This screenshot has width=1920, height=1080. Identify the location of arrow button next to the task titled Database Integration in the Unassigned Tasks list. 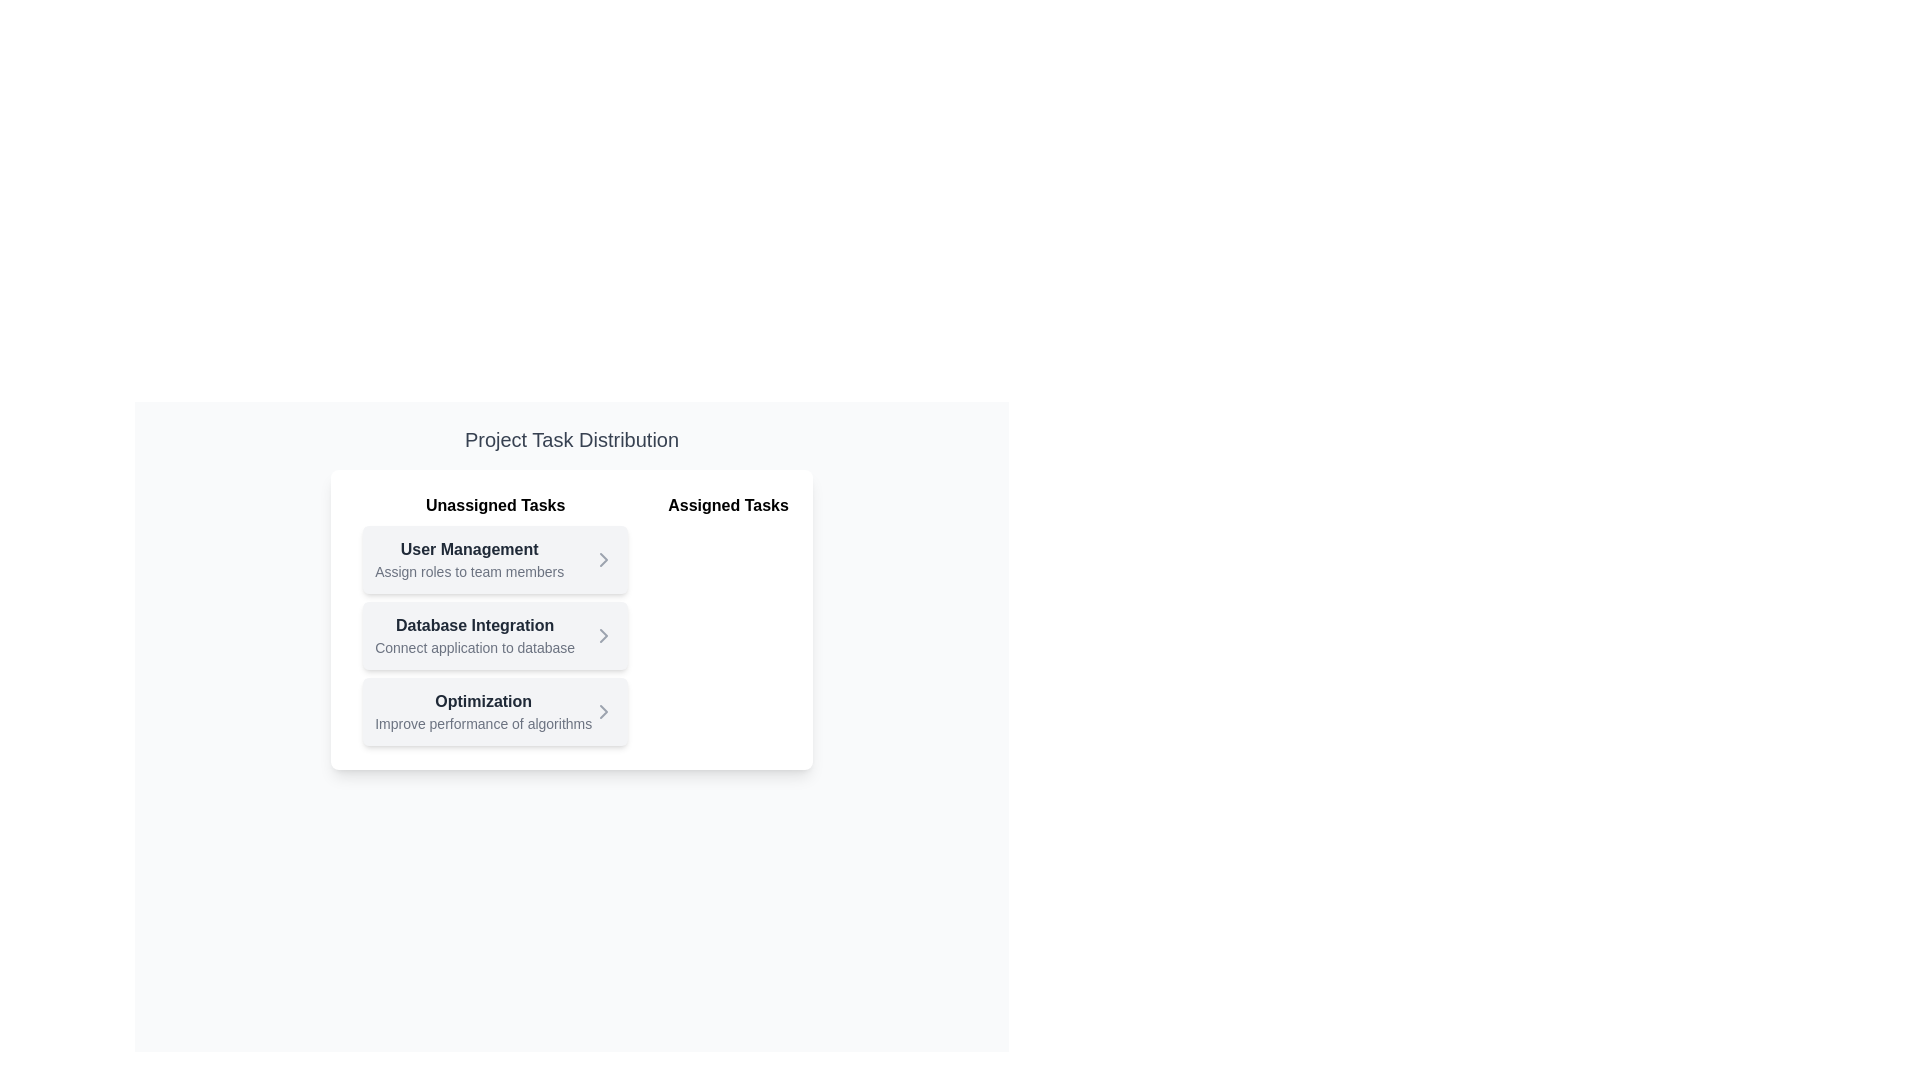
(603, 636).